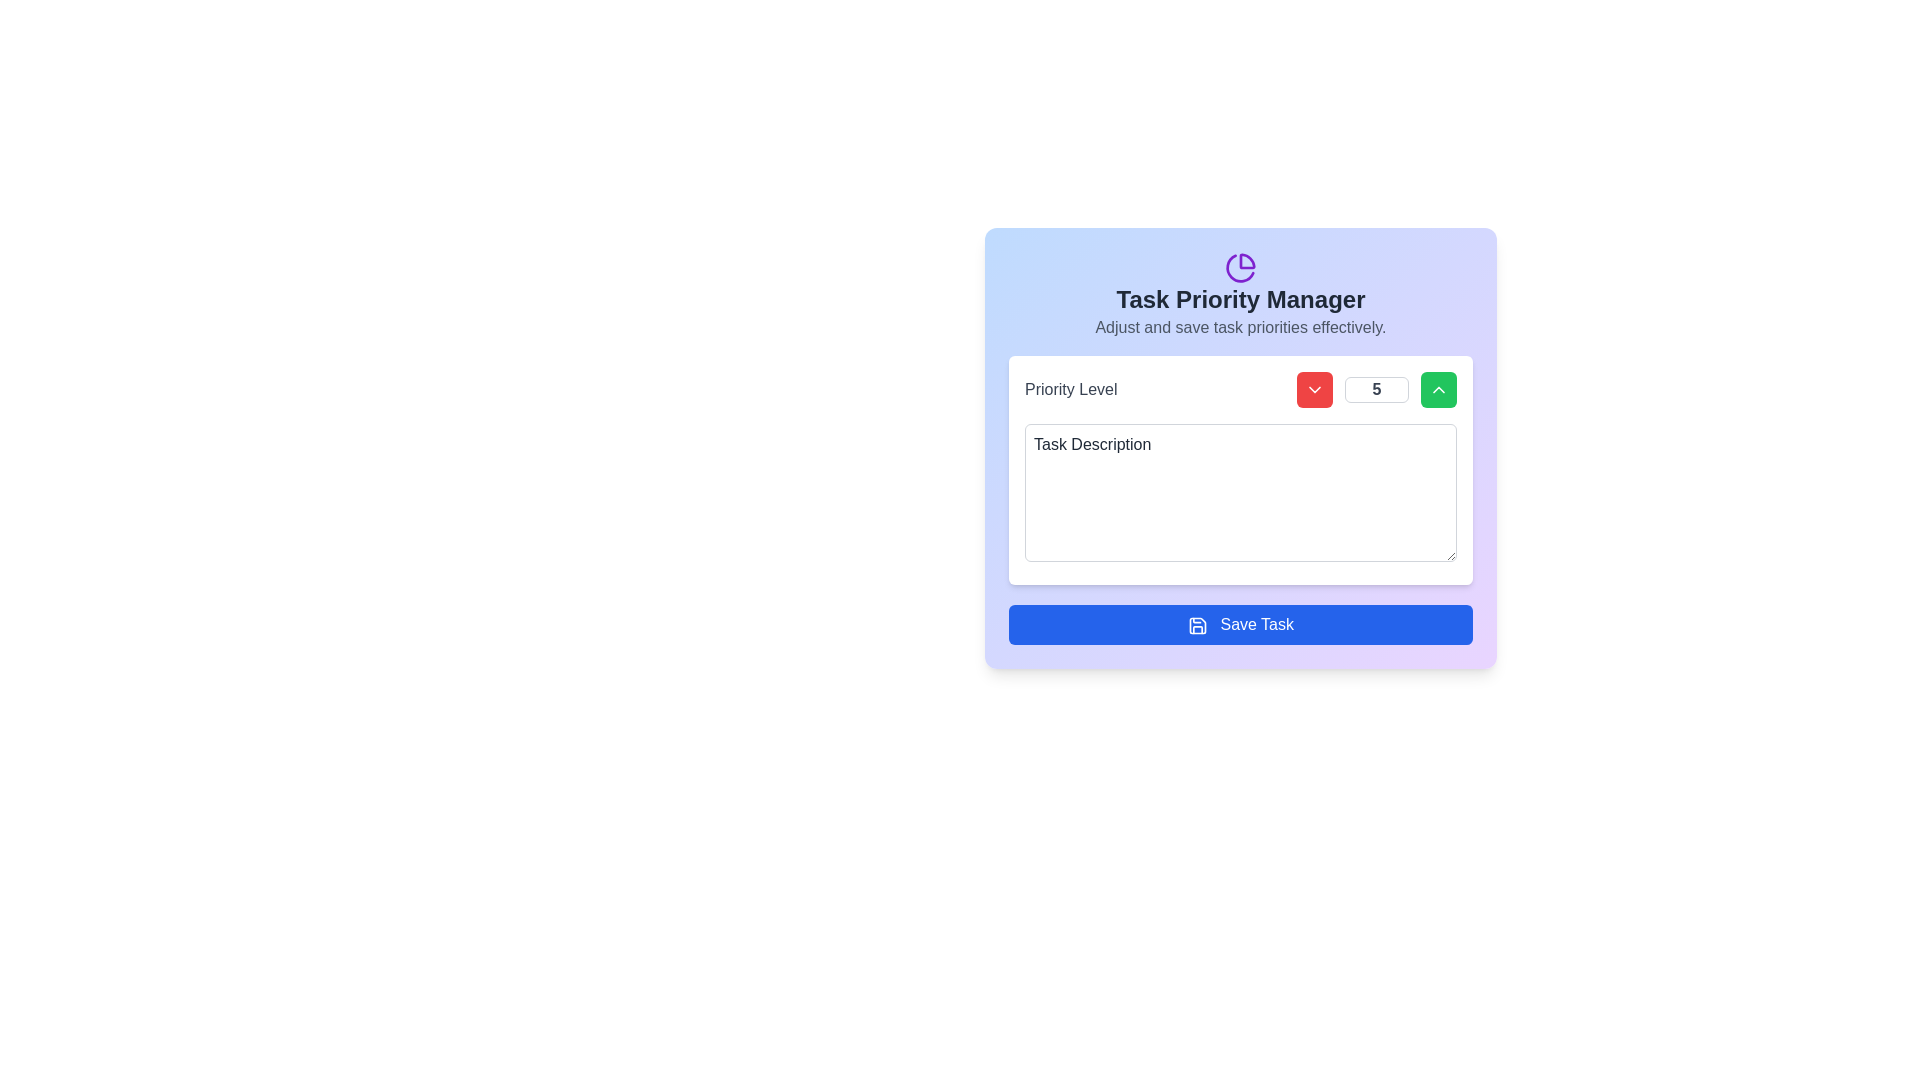 Image resolution: width=1920 pixels, height=1080 pixels. What do you see at coordinates (1376, 389) in the screenshot?
I see `the numeric Text Input element for the priority level, which is positioned between a red decrement button and a green increment button, to focus on it` at bounding box center [1376, 389].